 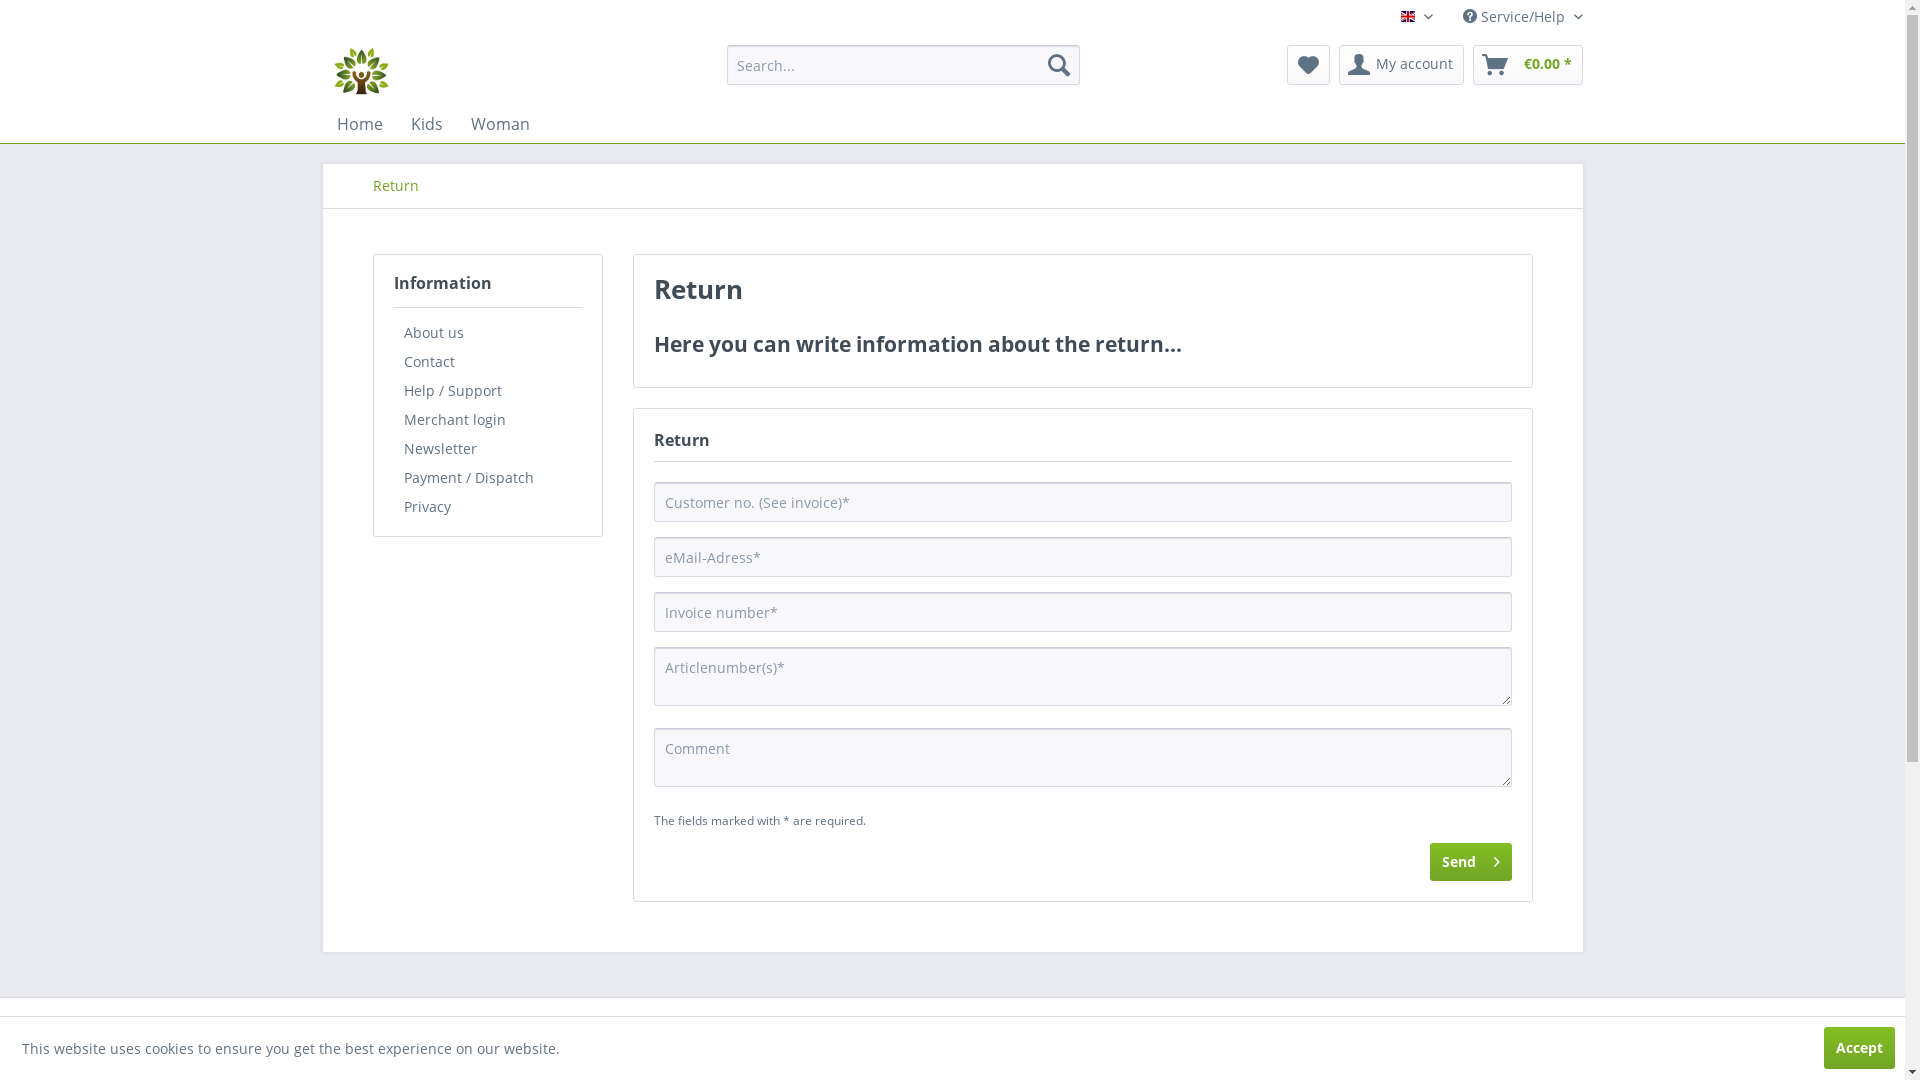 What do you see at coordinates (1399, 64) in the screenshot?
I see `'My account'` at bounding box center [1399, 64].